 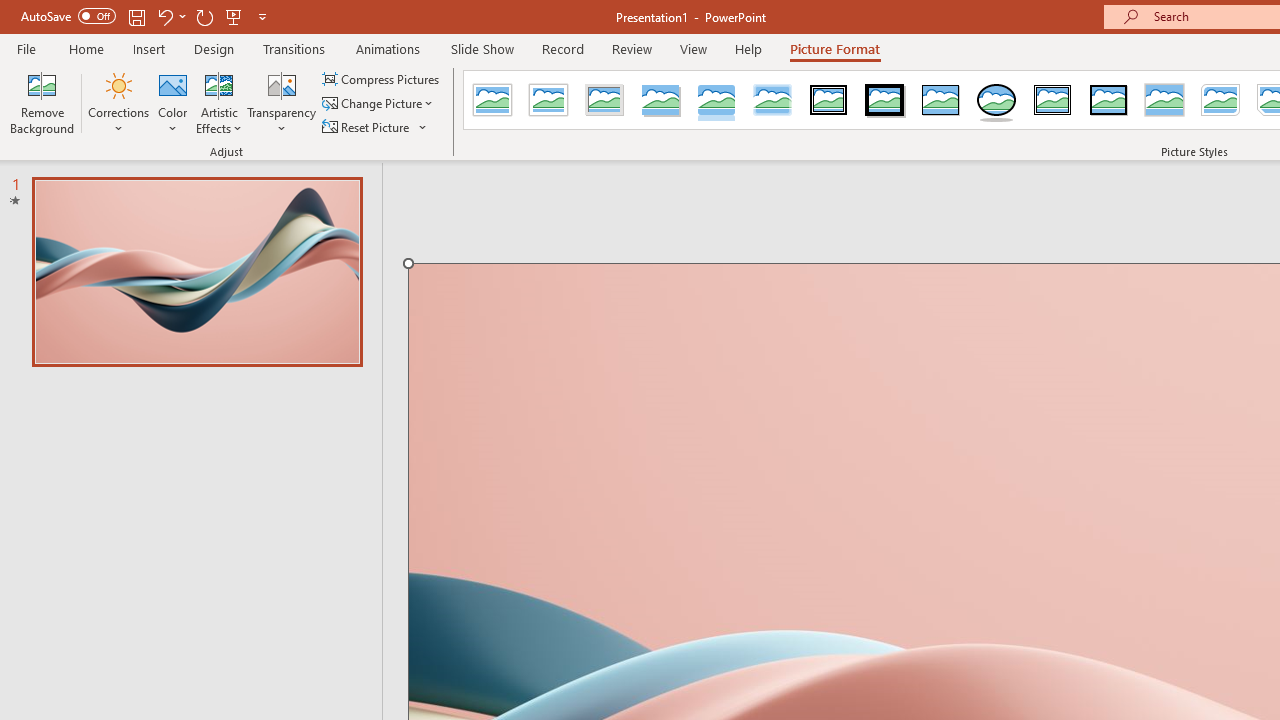 What do you see at coordinates (164, 16) in the screenshot?
I see `'Undo'` at bounding box center [164, 16].